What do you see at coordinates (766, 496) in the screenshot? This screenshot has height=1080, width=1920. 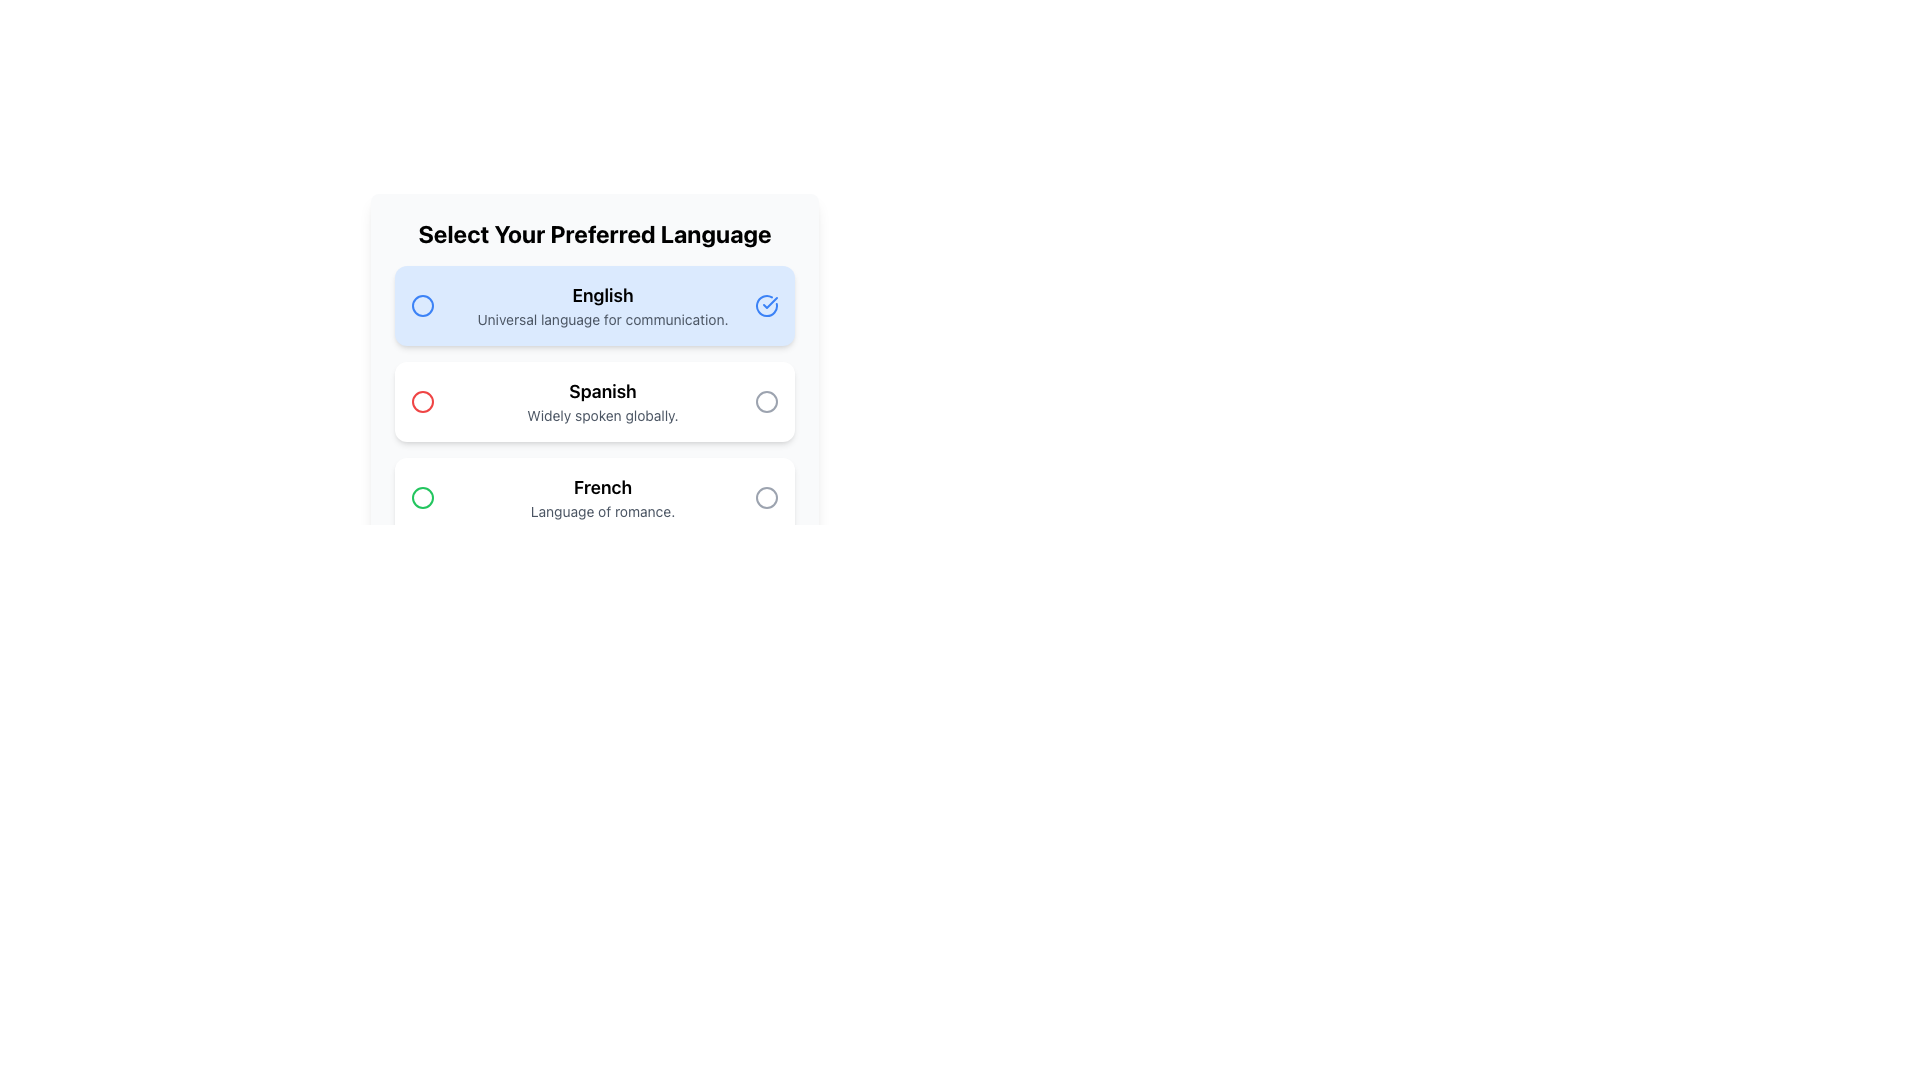 I see `the circular icon indicating the 'French' language selection, which is located at the bottom of the language options list` at bounding box center [766, 496].